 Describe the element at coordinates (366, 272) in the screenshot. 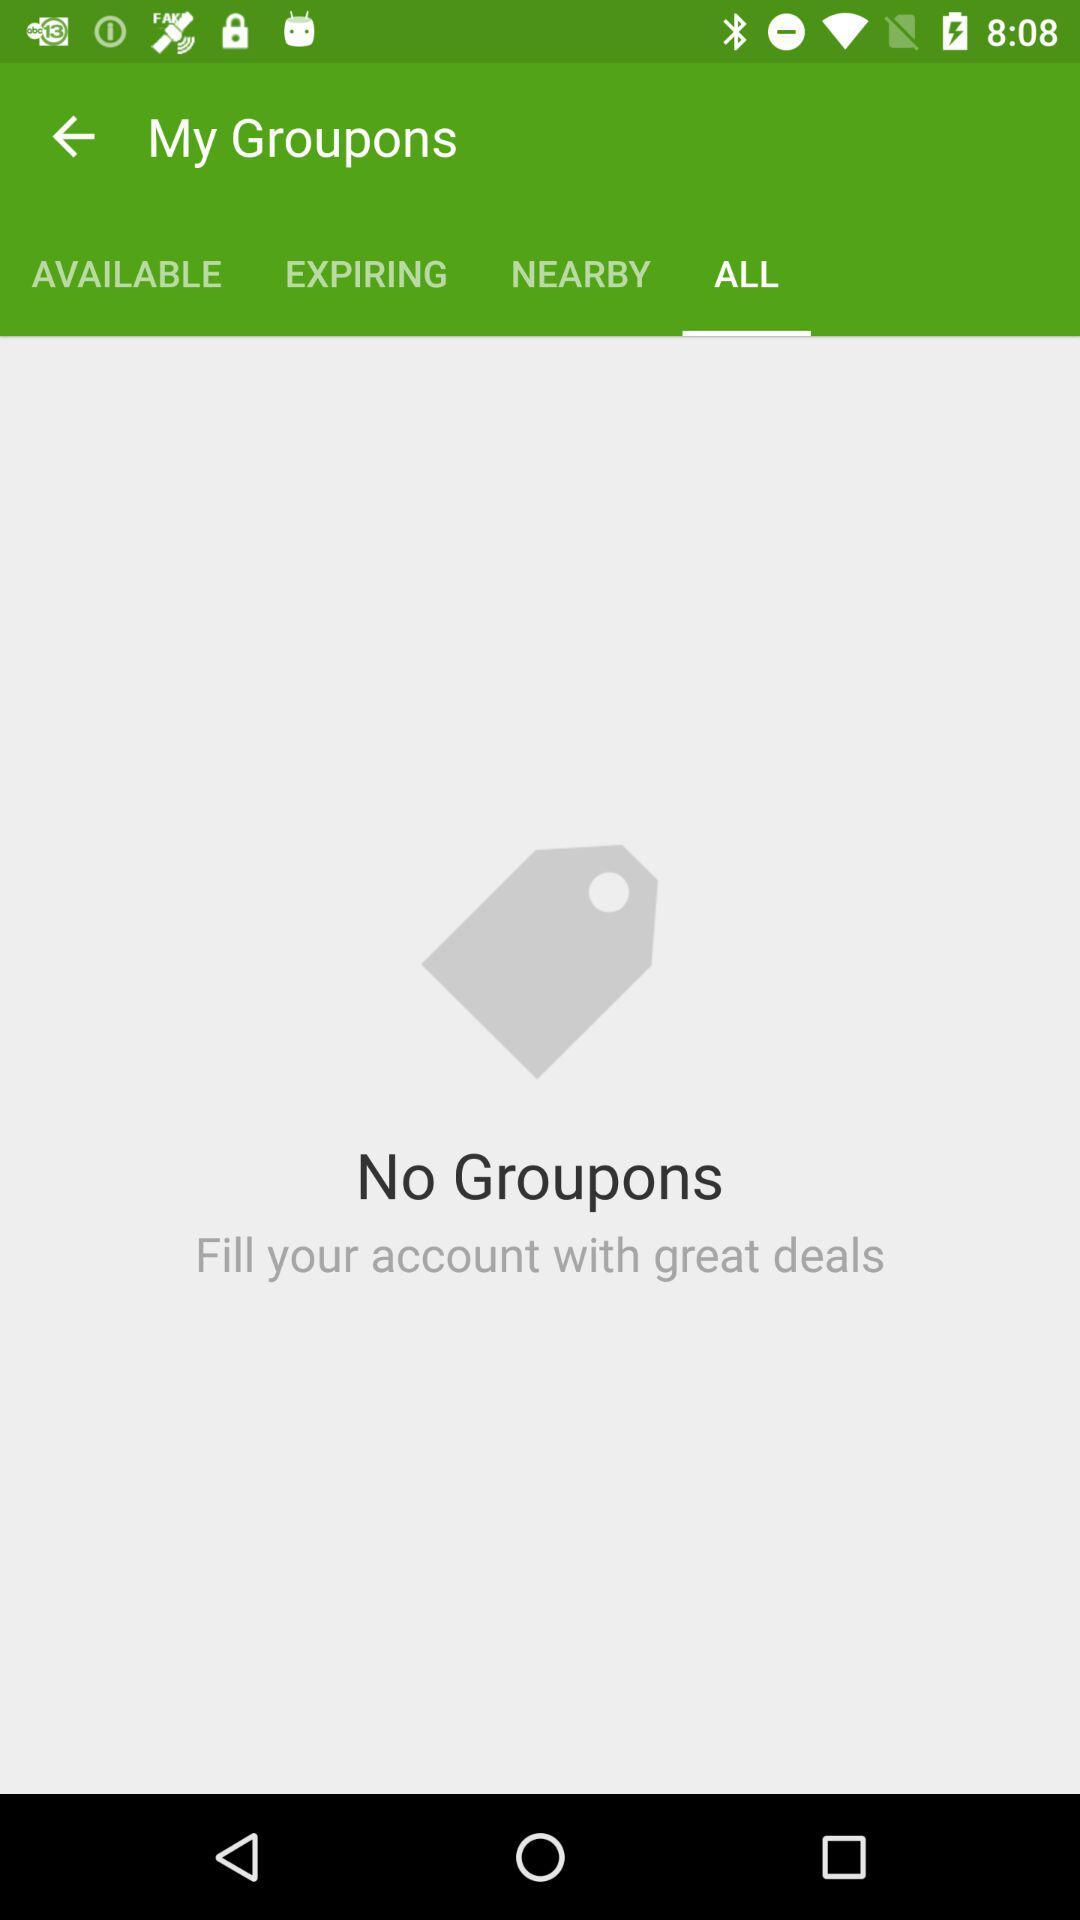

I see `the item to the left of nearby app` at that location.